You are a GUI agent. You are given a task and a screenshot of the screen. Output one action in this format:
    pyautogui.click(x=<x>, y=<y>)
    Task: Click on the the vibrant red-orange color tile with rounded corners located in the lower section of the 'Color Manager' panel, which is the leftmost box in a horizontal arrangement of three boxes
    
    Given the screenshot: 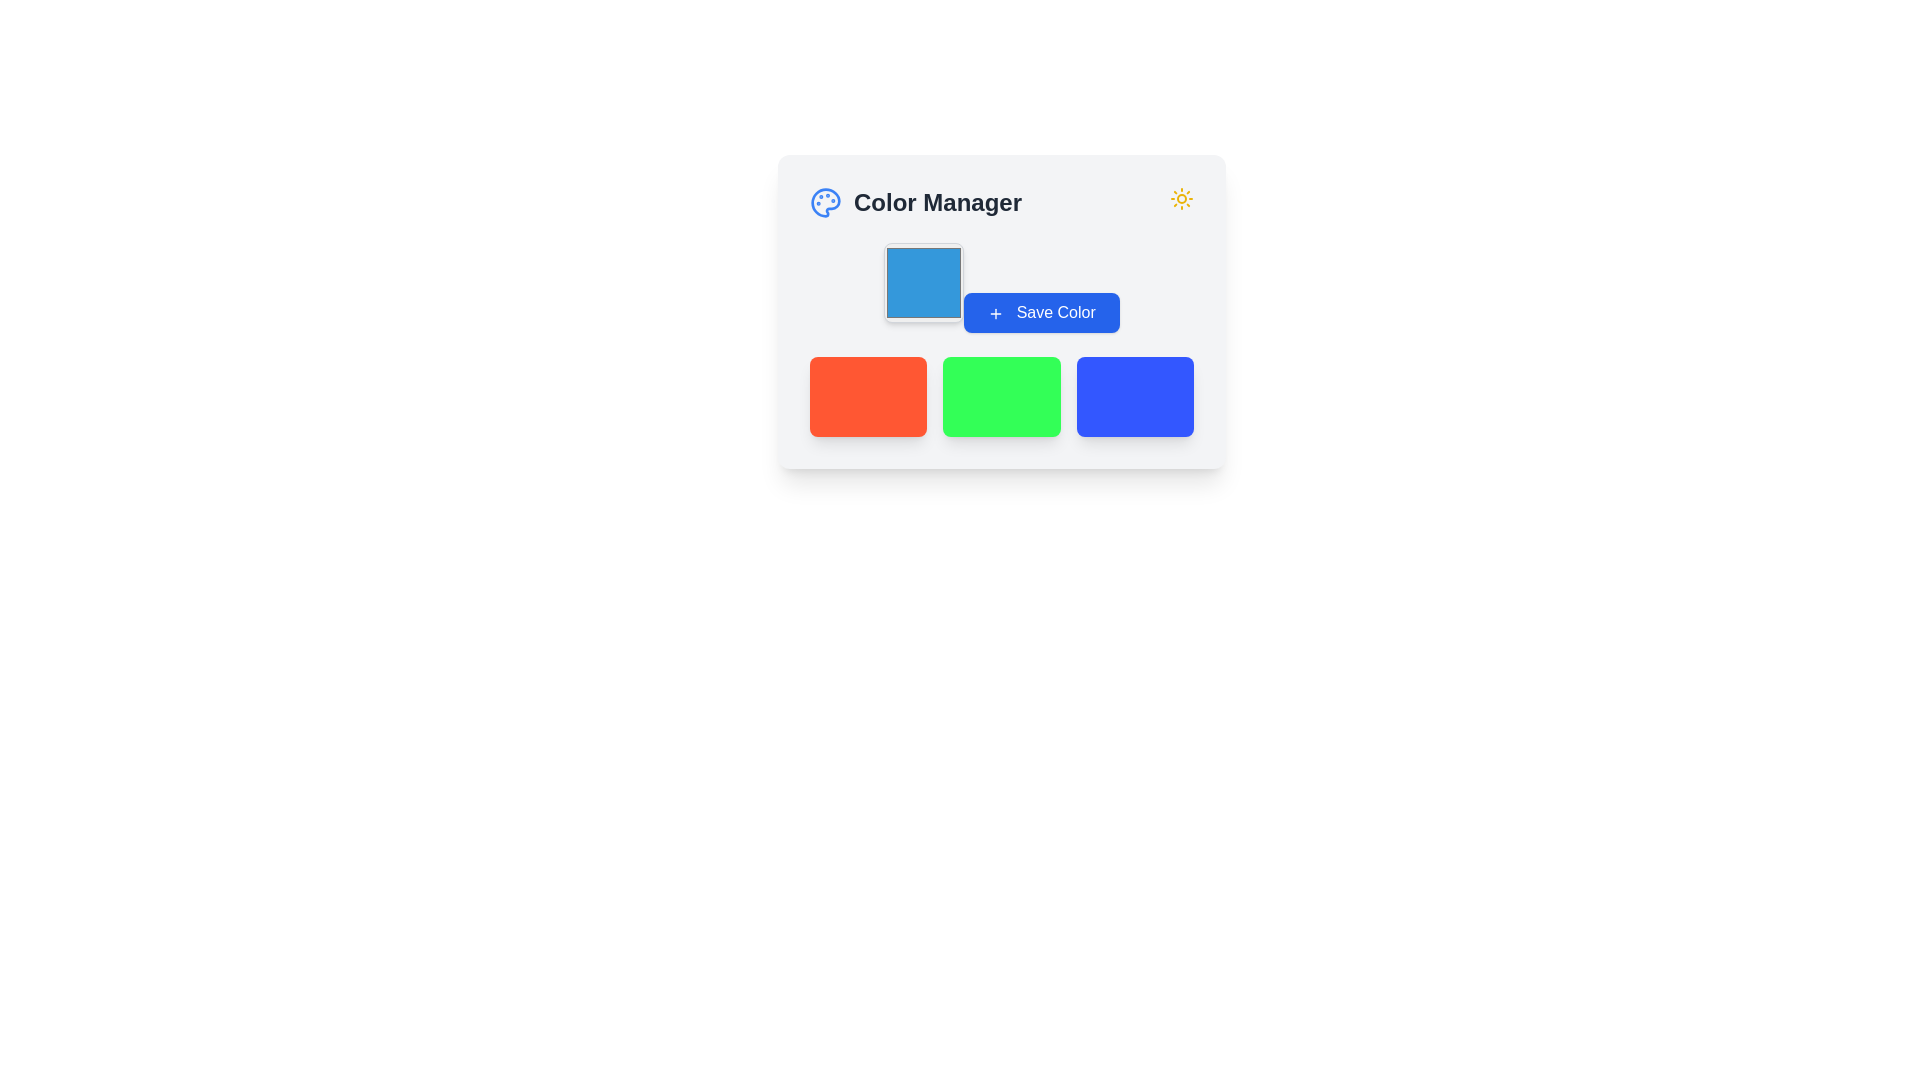 What is the action you would take?
    pyautogui.click(x=868, y=397)
    